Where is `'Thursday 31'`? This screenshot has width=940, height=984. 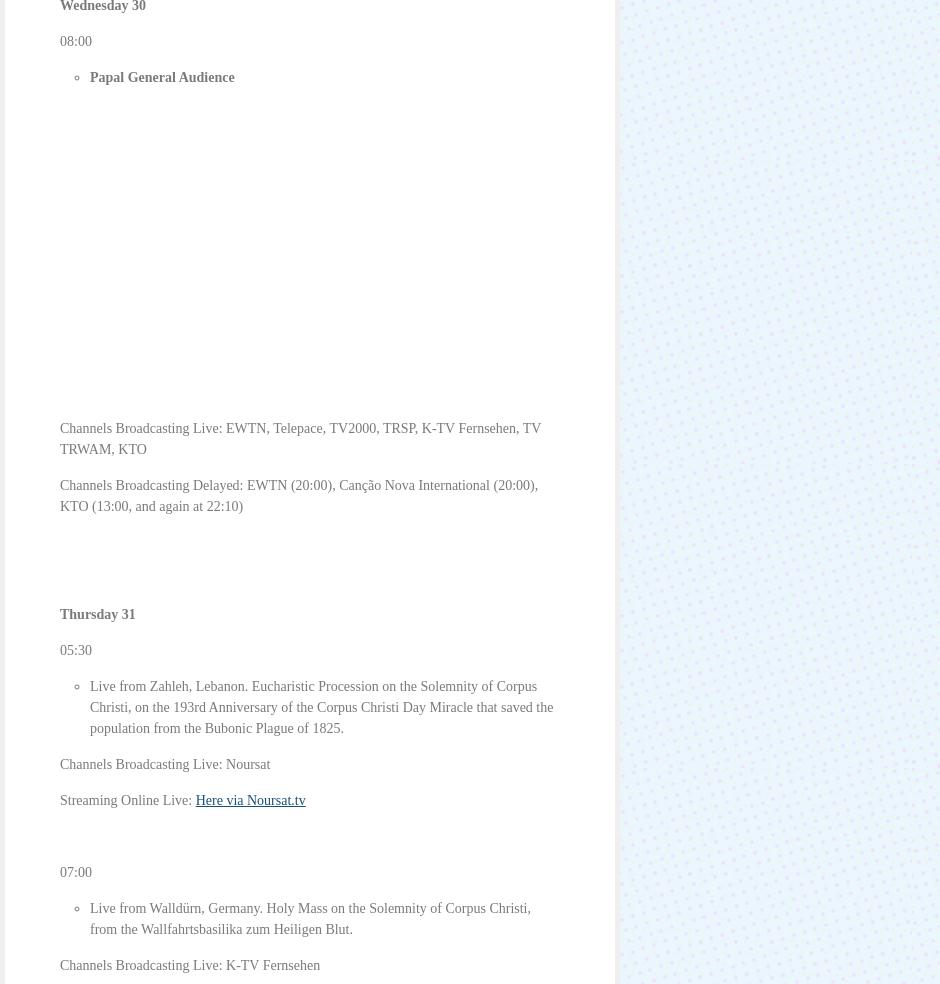 'Thursday 31' is located at coordinates (97, 613).